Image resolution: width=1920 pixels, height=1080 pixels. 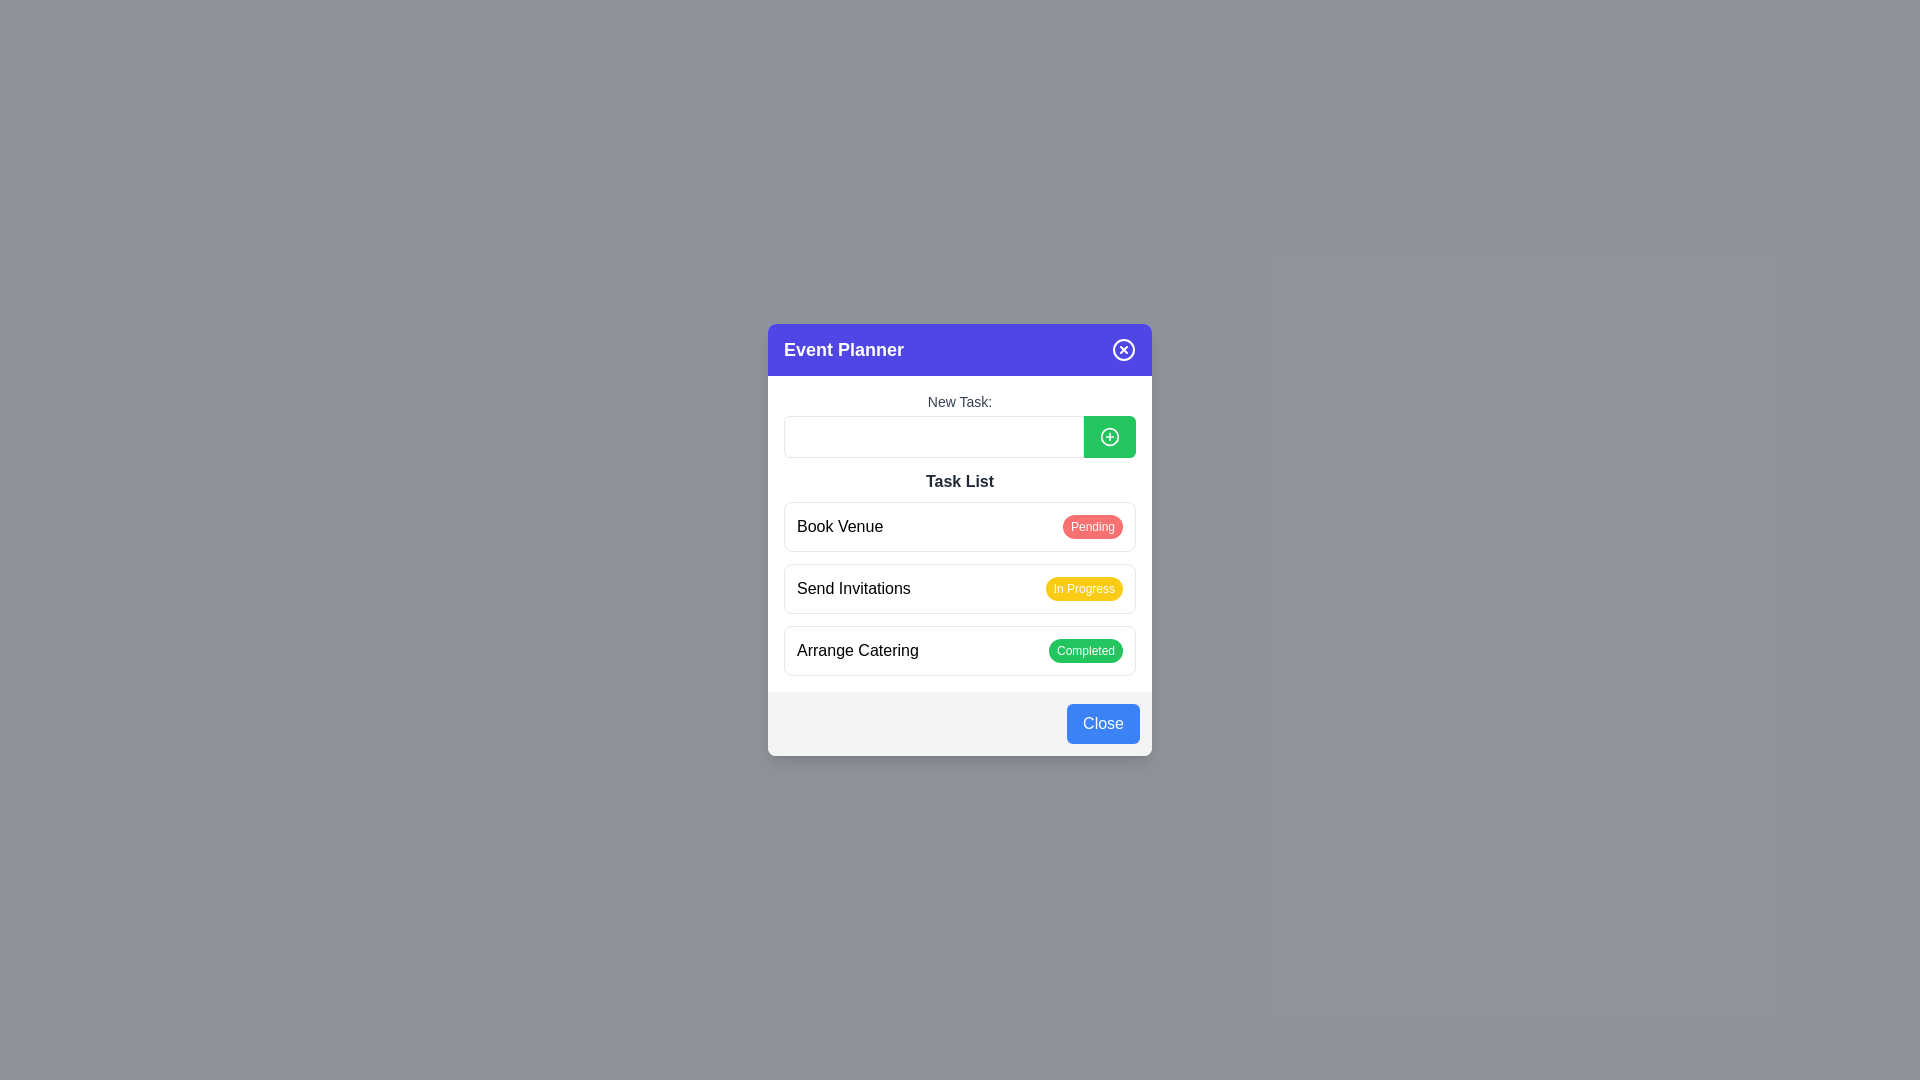 I want to click on header text that serves as the title for the modal or overlay window, positioned on the left side of the purple header section, so click(x=844, y=349).